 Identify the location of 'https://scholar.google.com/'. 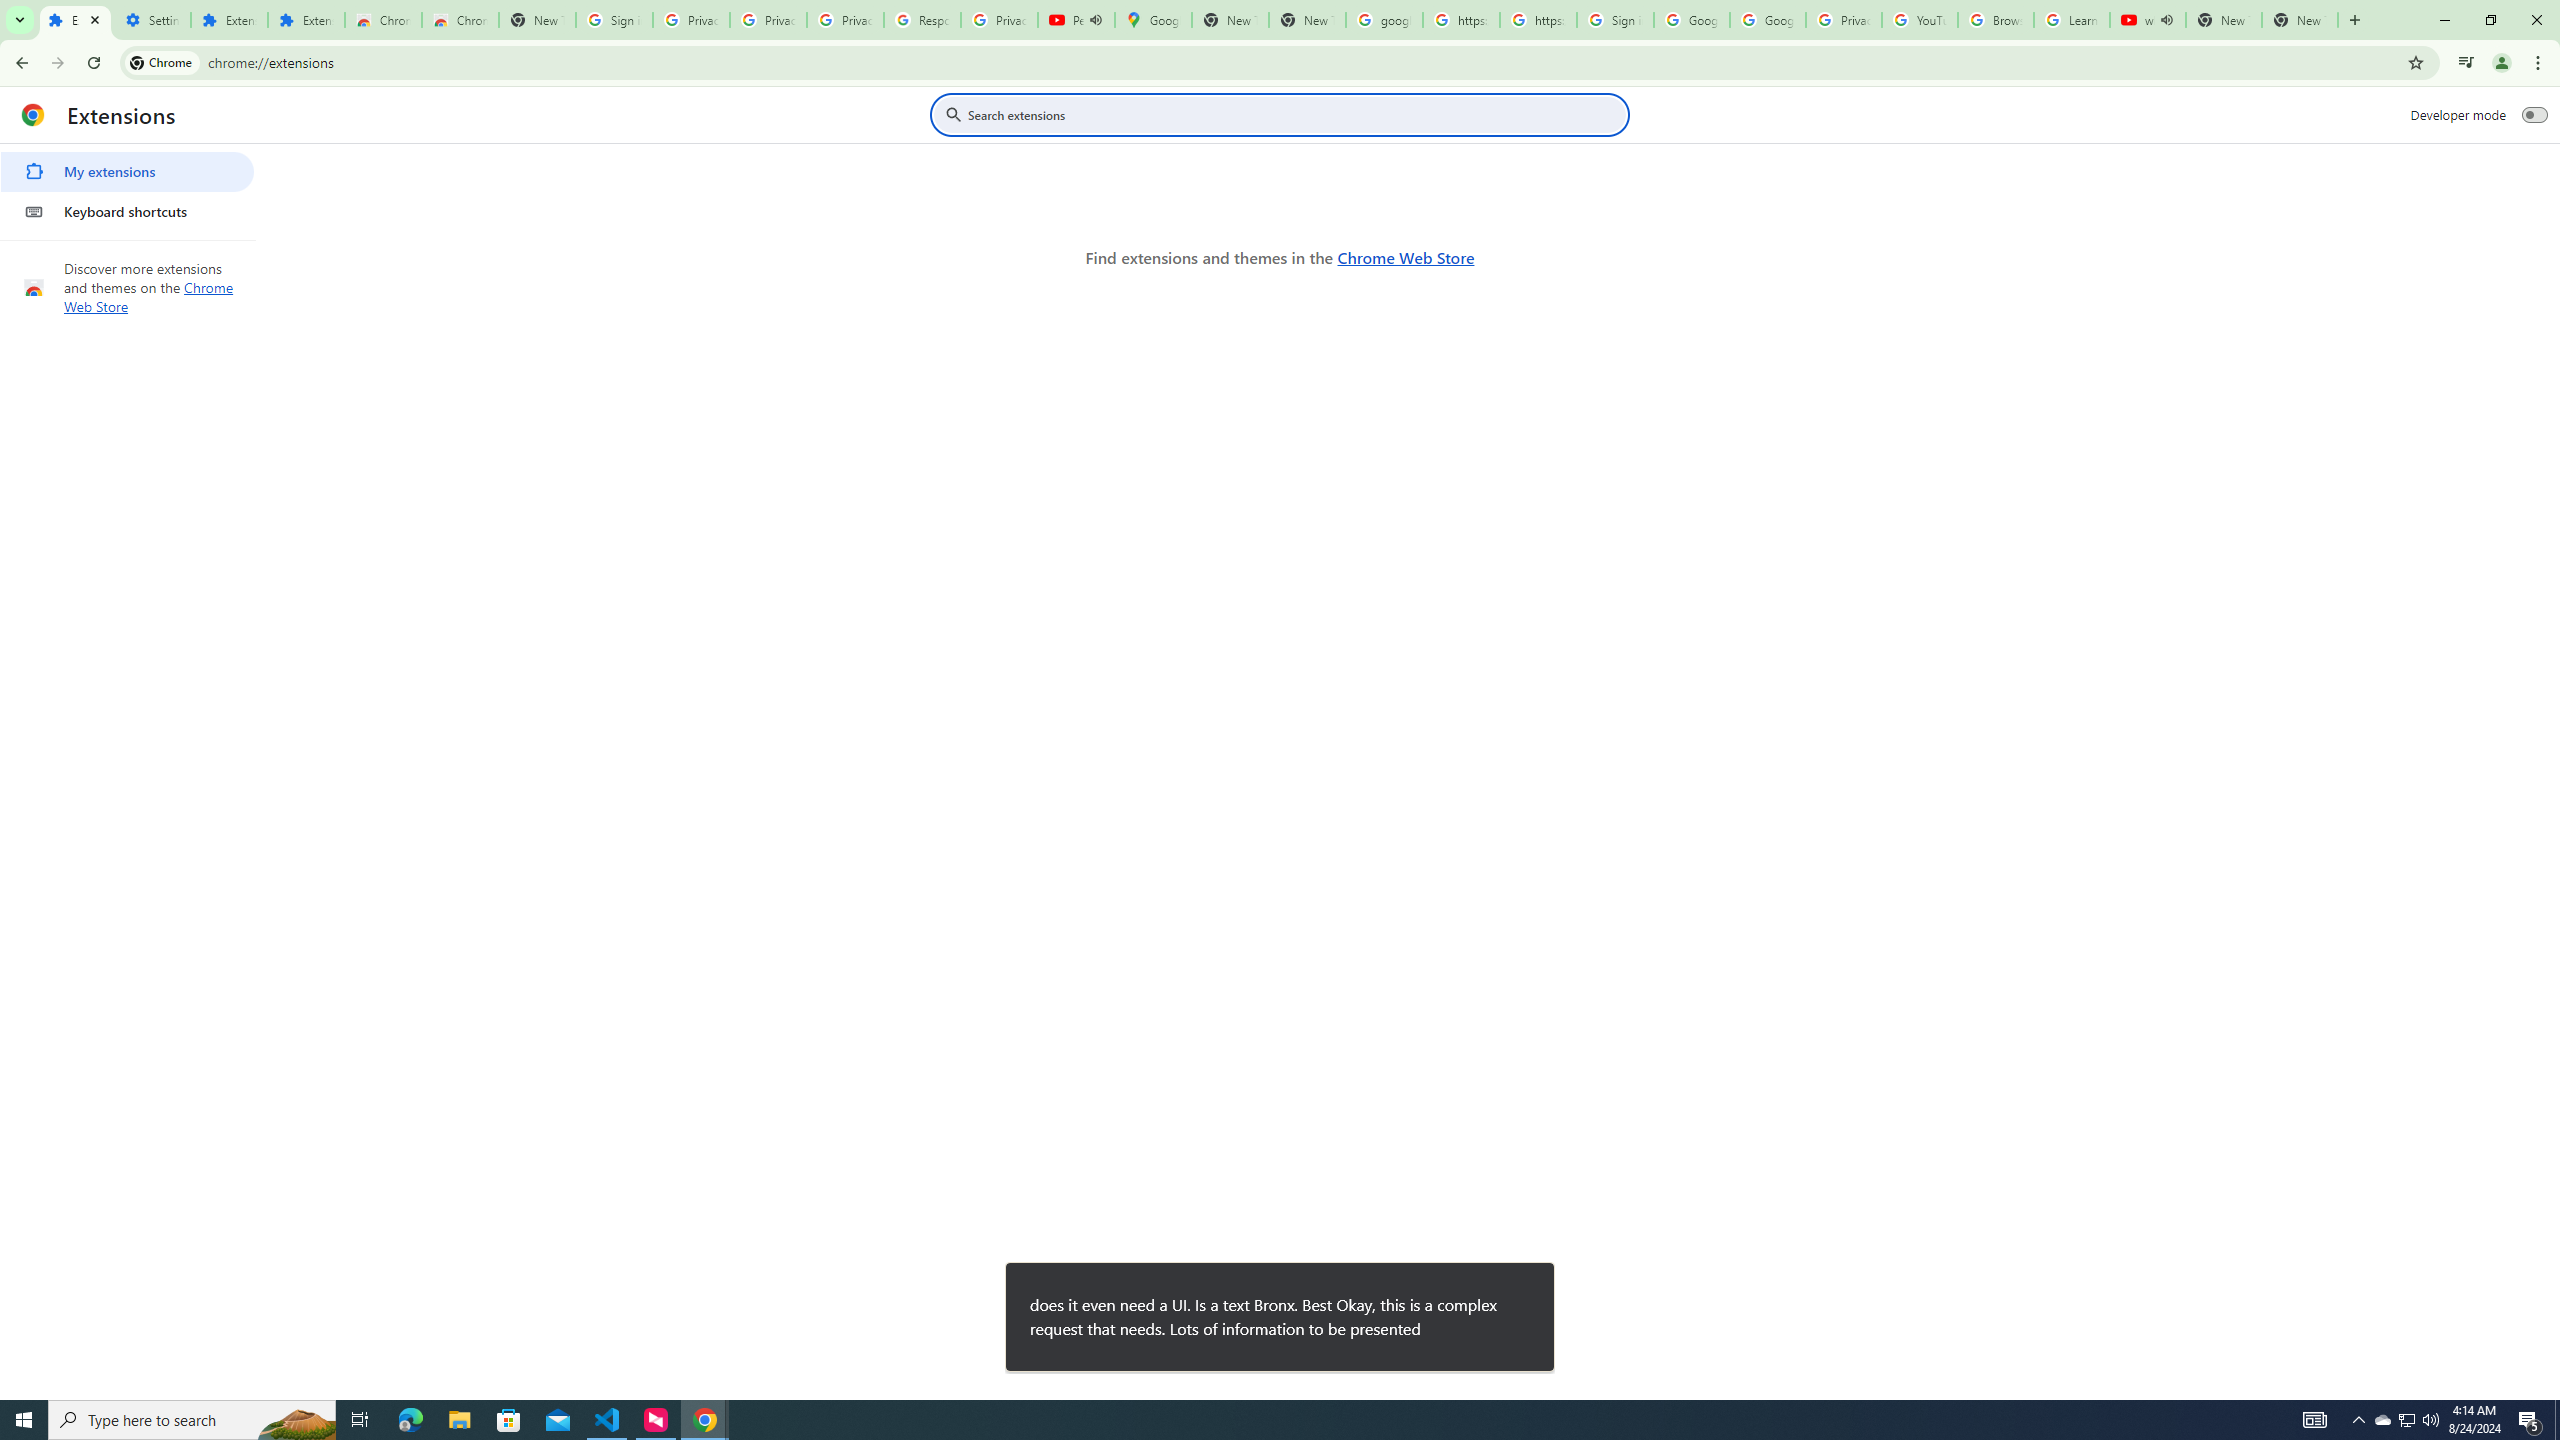
(1537, 19).